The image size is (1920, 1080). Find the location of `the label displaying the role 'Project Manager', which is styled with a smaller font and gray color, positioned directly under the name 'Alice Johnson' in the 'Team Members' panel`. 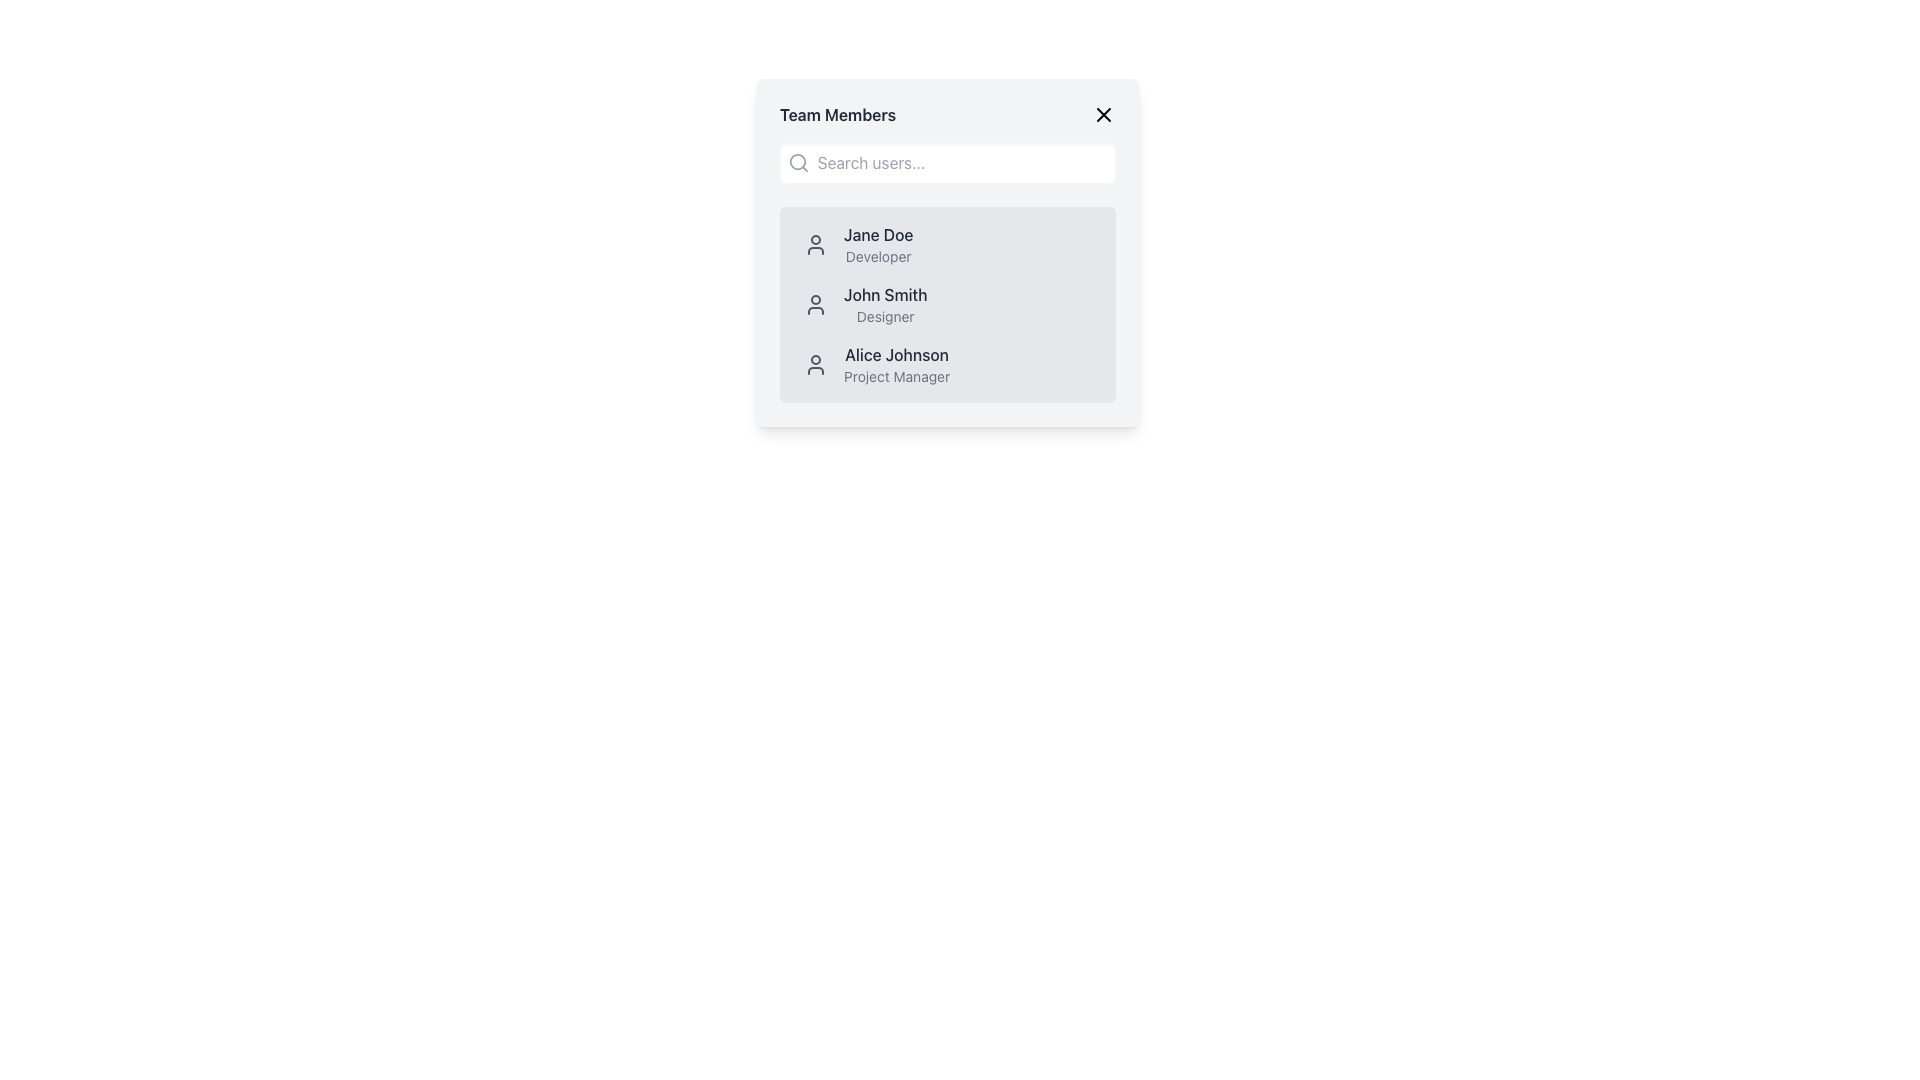

the label displaying the role 'Project Manager', which is styled with a smaller font and gray color, positioned directly under the name 'Alice Johnson' in the 'Team Members' panel is located at coordinates (896, 377).